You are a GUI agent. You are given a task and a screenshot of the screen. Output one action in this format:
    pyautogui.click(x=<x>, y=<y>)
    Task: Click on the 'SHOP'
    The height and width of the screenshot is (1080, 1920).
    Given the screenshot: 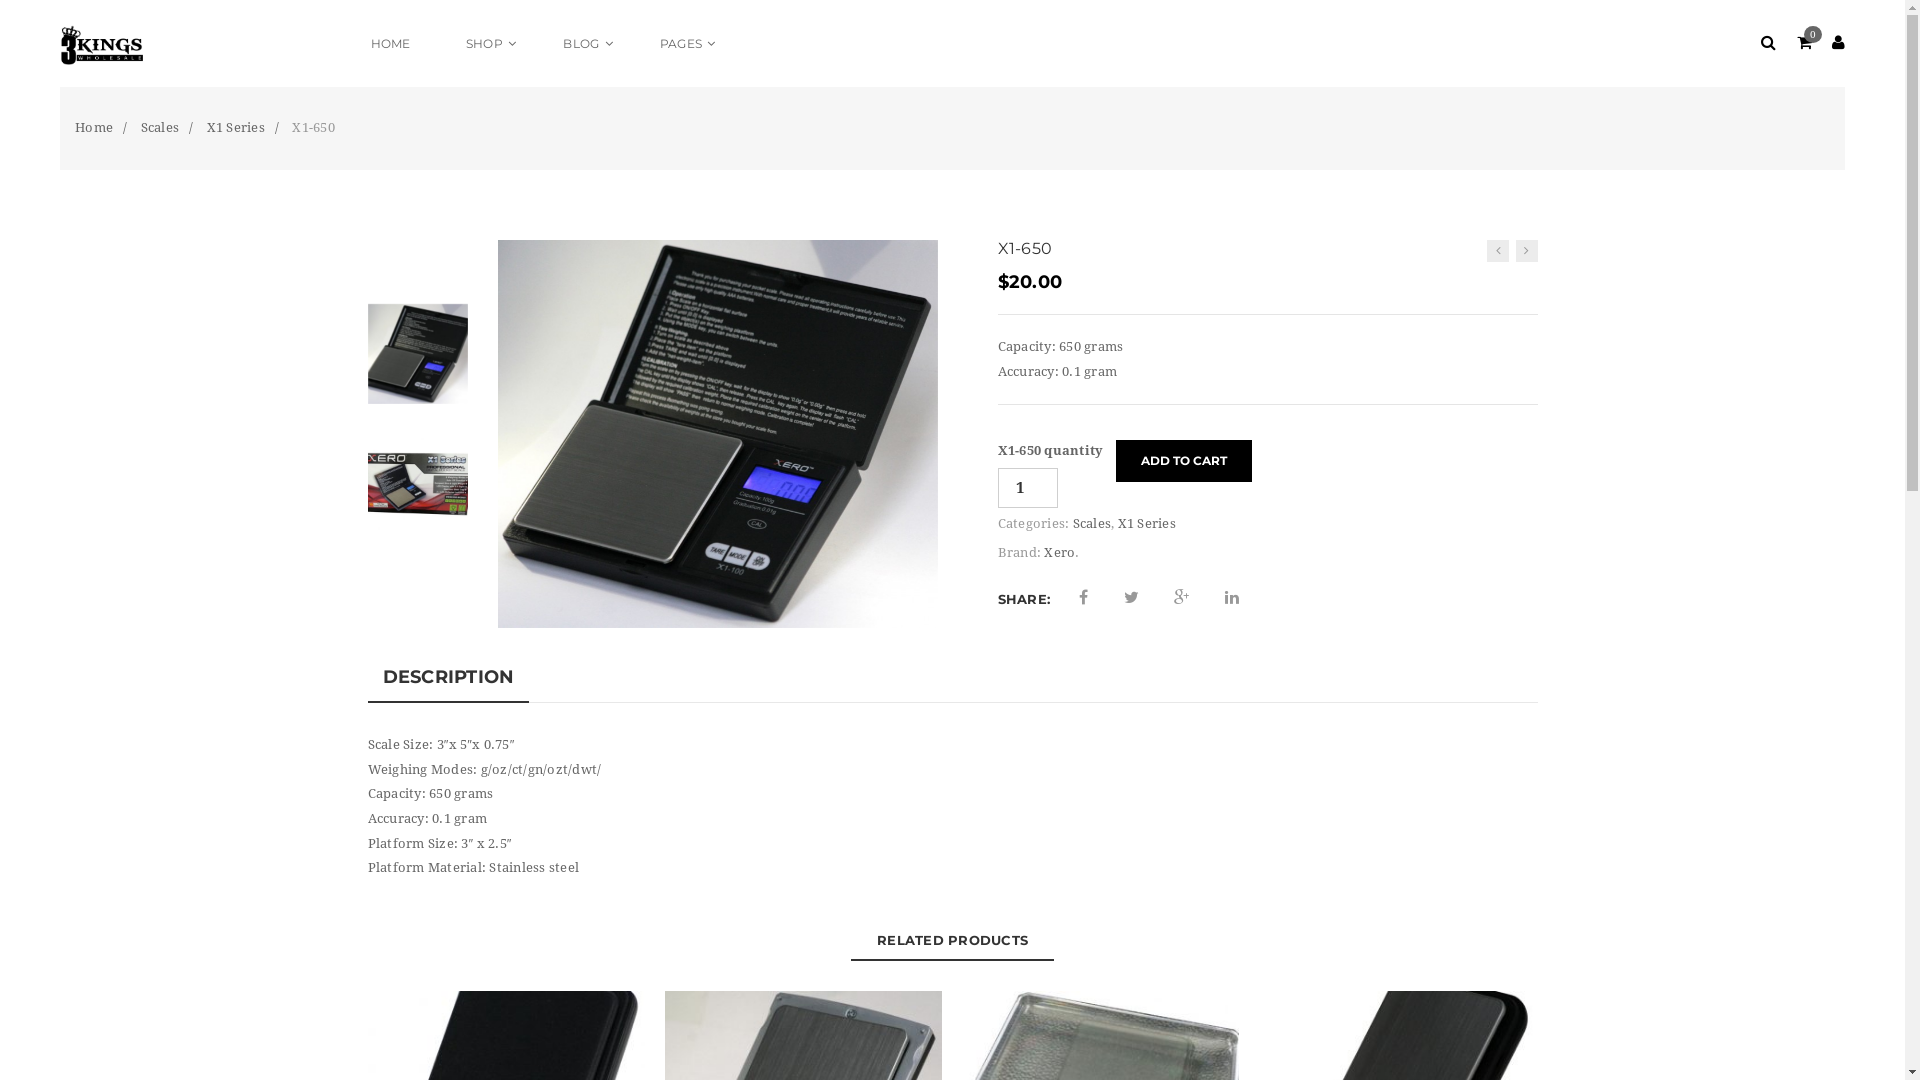 What is the action you would take?
    pyautogui.click(x=439, y=43)
    